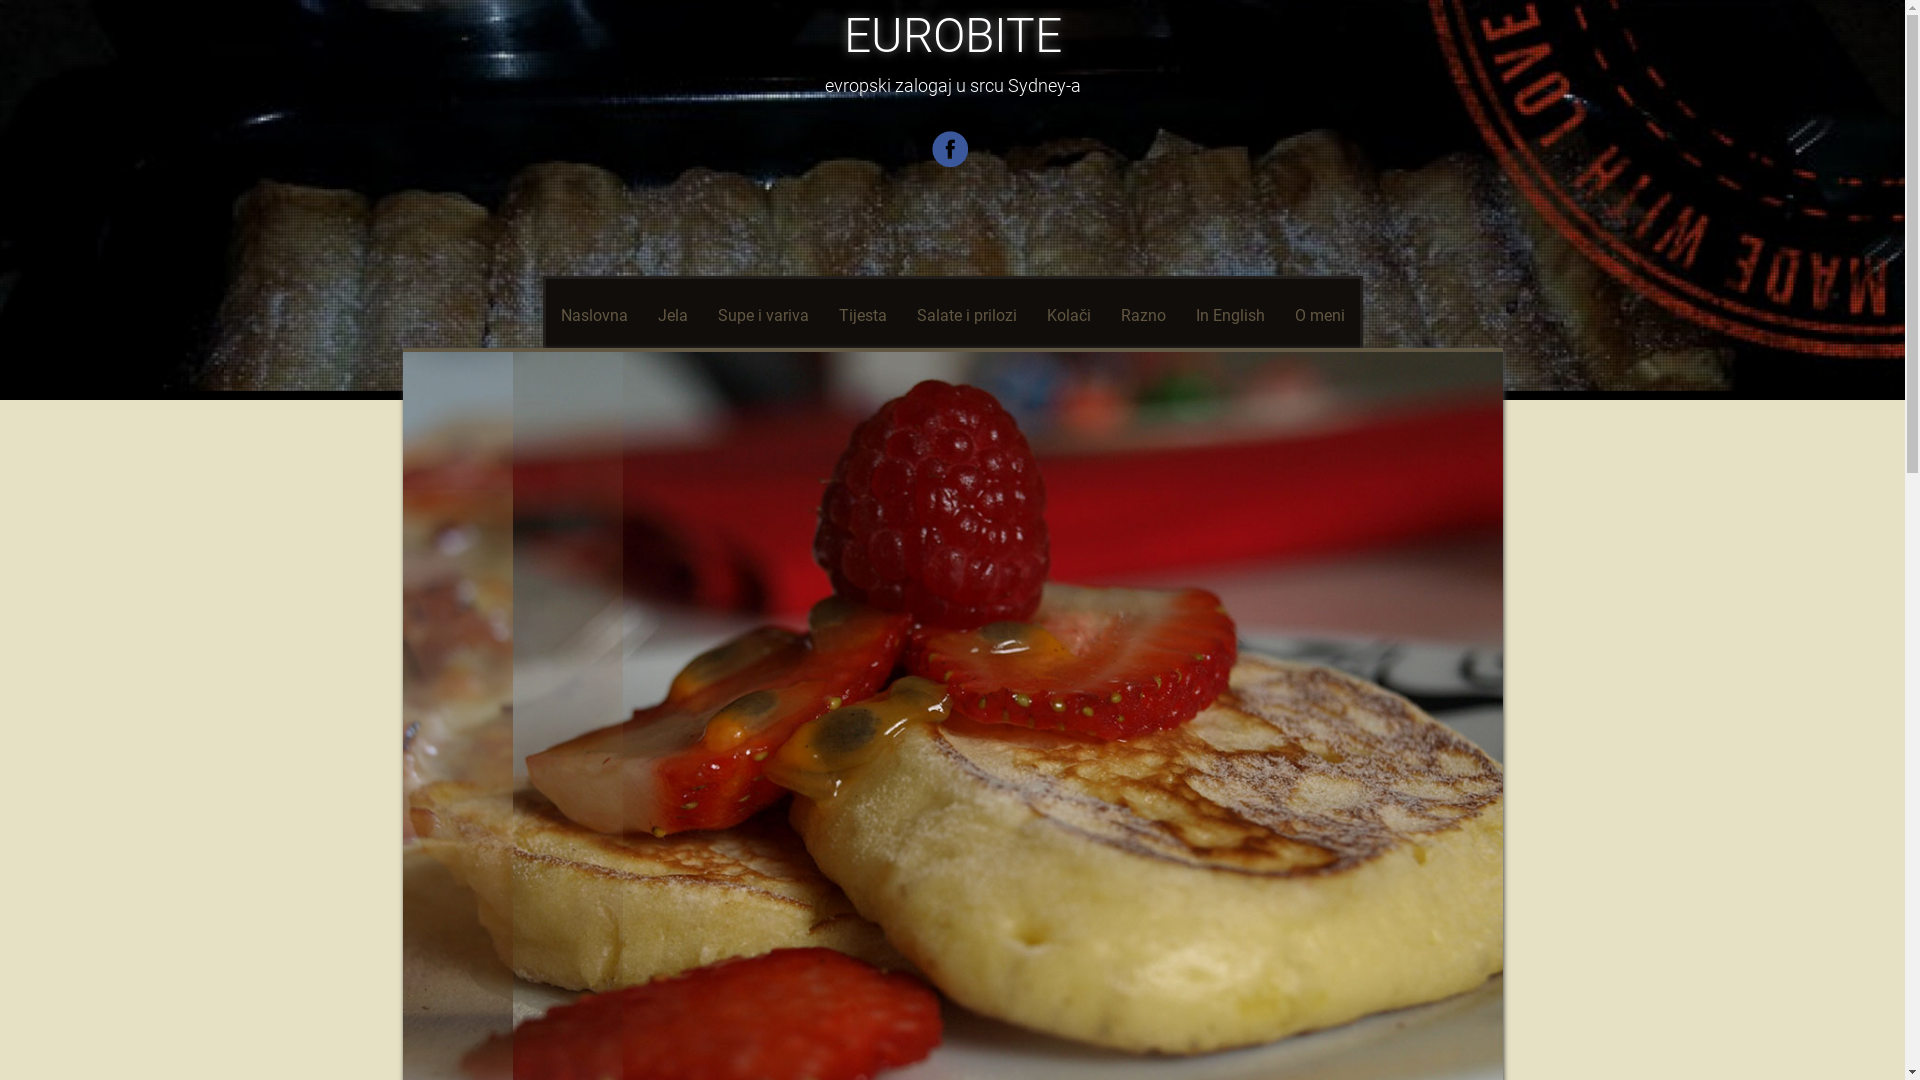 Image resolution: width=1920 pixels, height=1080 pixels. Describe the element at coordinates (1143, 315) in the screenshot. I see `'Razno'` at that location.